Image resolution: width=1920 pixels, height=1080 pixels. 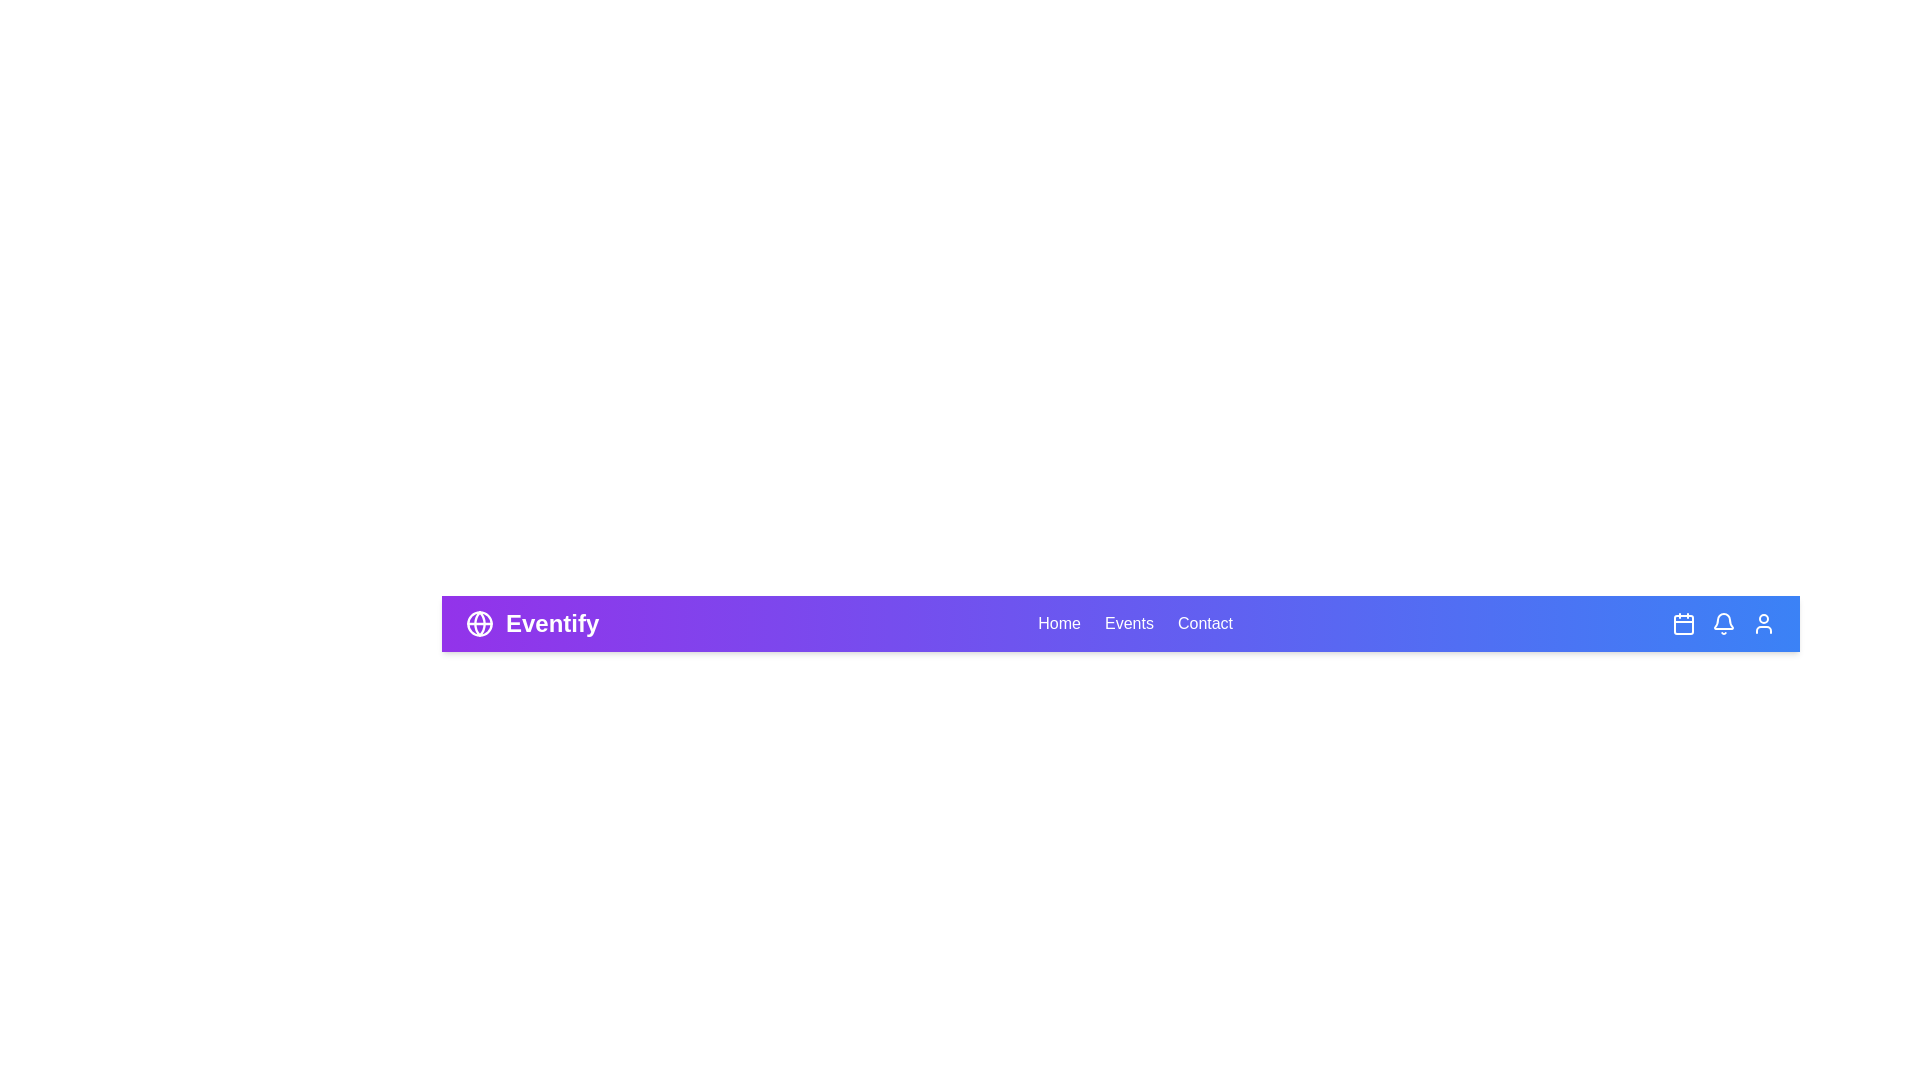 What do you see at coordinates (552, 623) in the screenshot?
I see `the 'Eventify' text to navigate to the homepage` at bounding box center [552, 623].